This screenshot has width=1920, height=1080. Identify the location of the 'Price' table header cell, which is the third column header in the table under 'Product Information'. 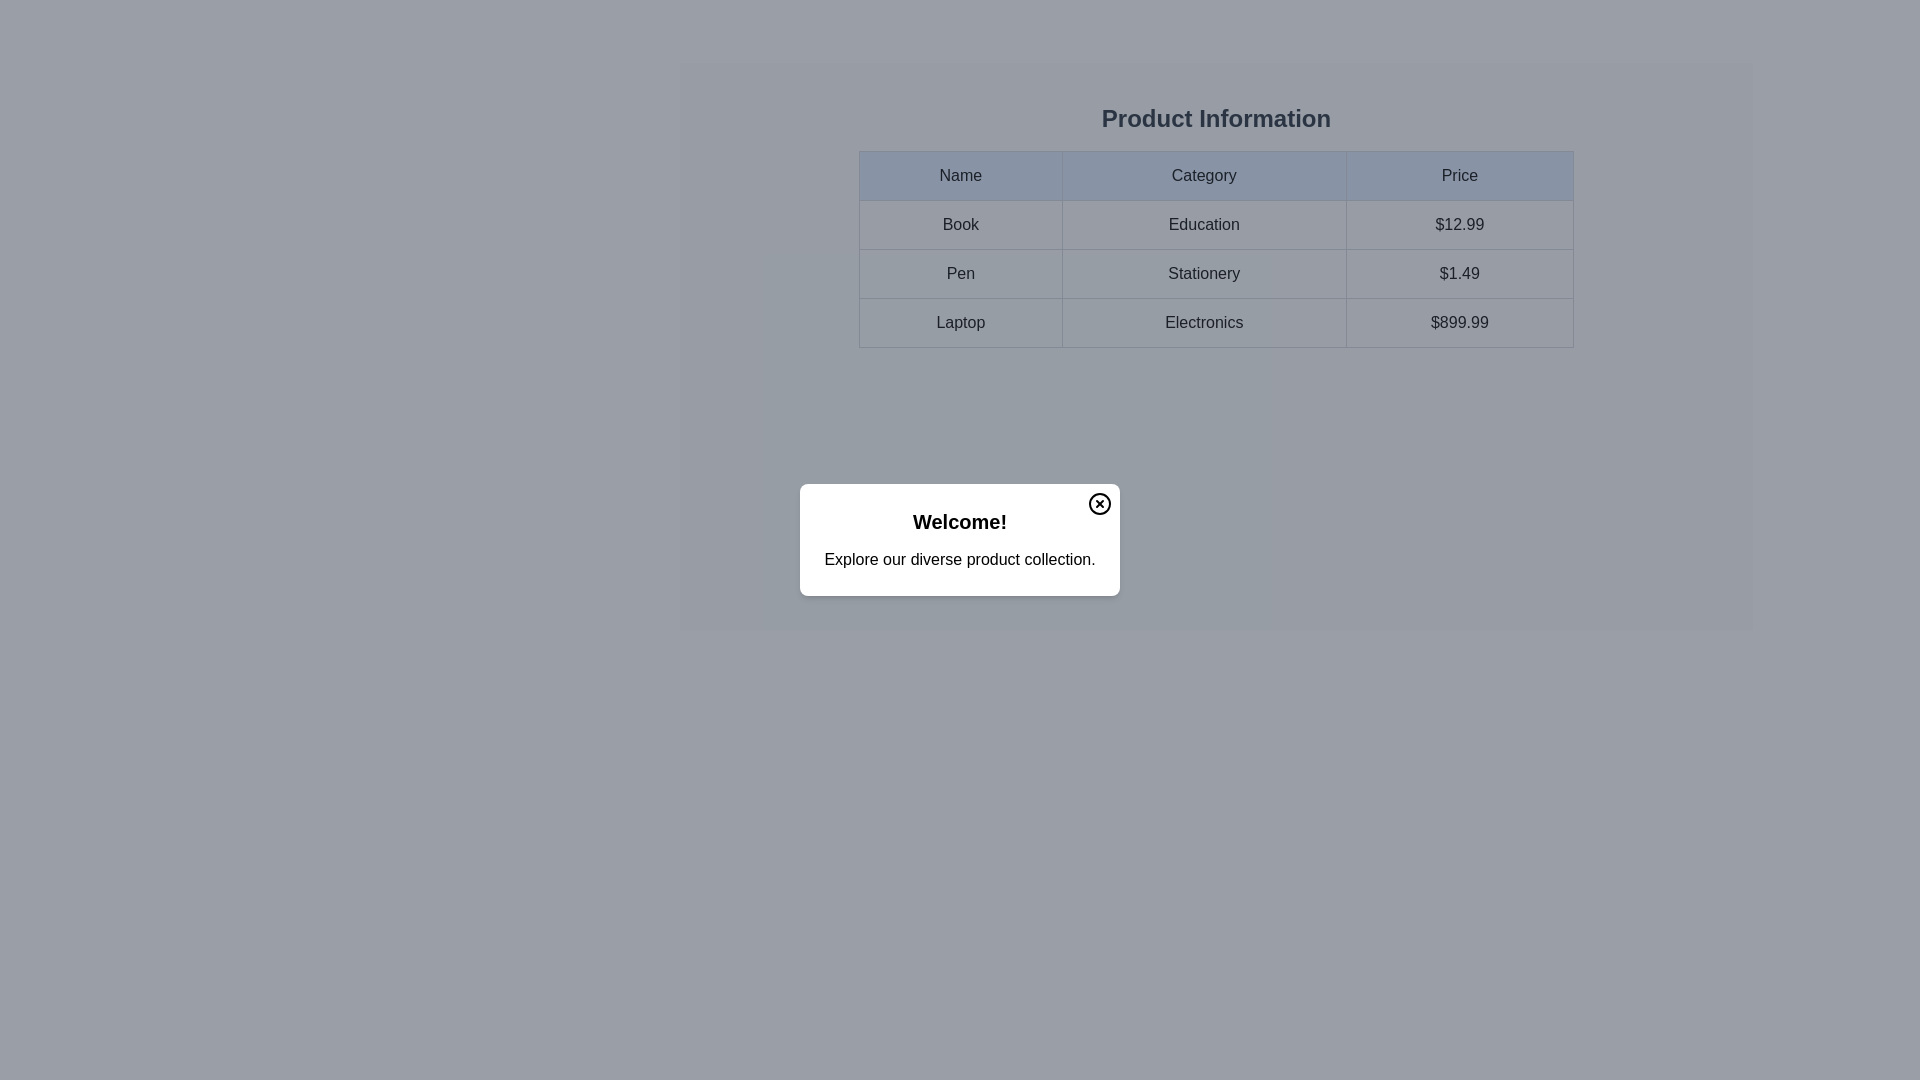
(1459, 175).